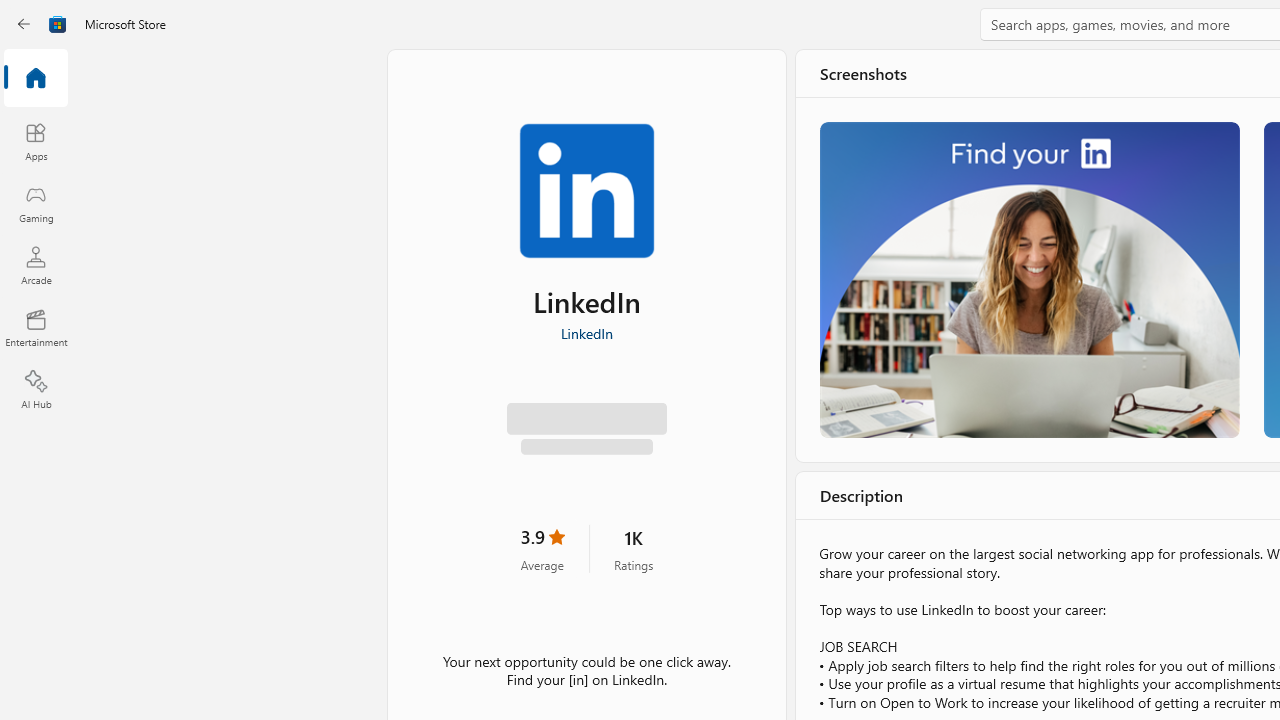 The width and height of the screenshot is (1280, 720). Describe the element at coordinates (542, 554) in the screenshot. I see `'3.9 stars. Click to skip to ratings and reviews'` at that location.